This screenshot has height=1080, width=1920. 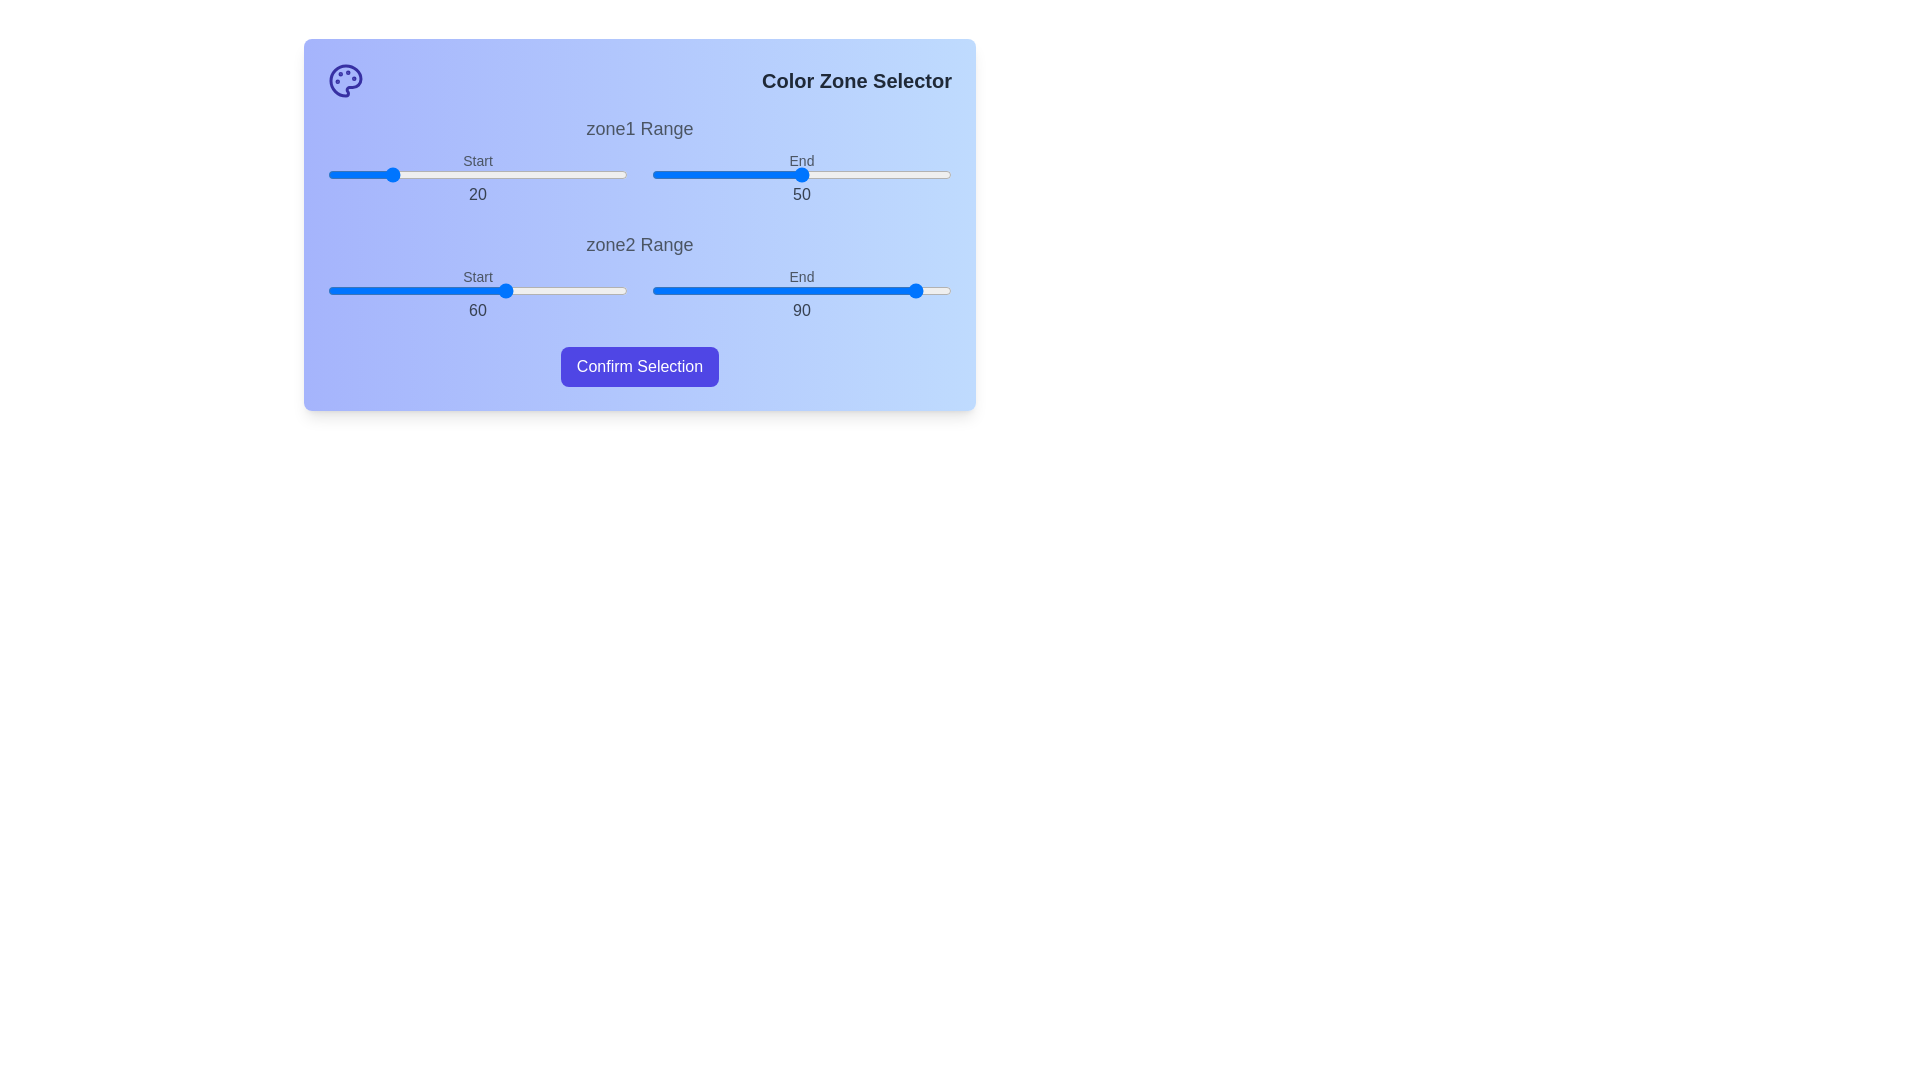 What do you see at coordinates (603, 290) in the screenshot?
I see `the start range slider for zone2 to 92` at bounding box center [603, 290].